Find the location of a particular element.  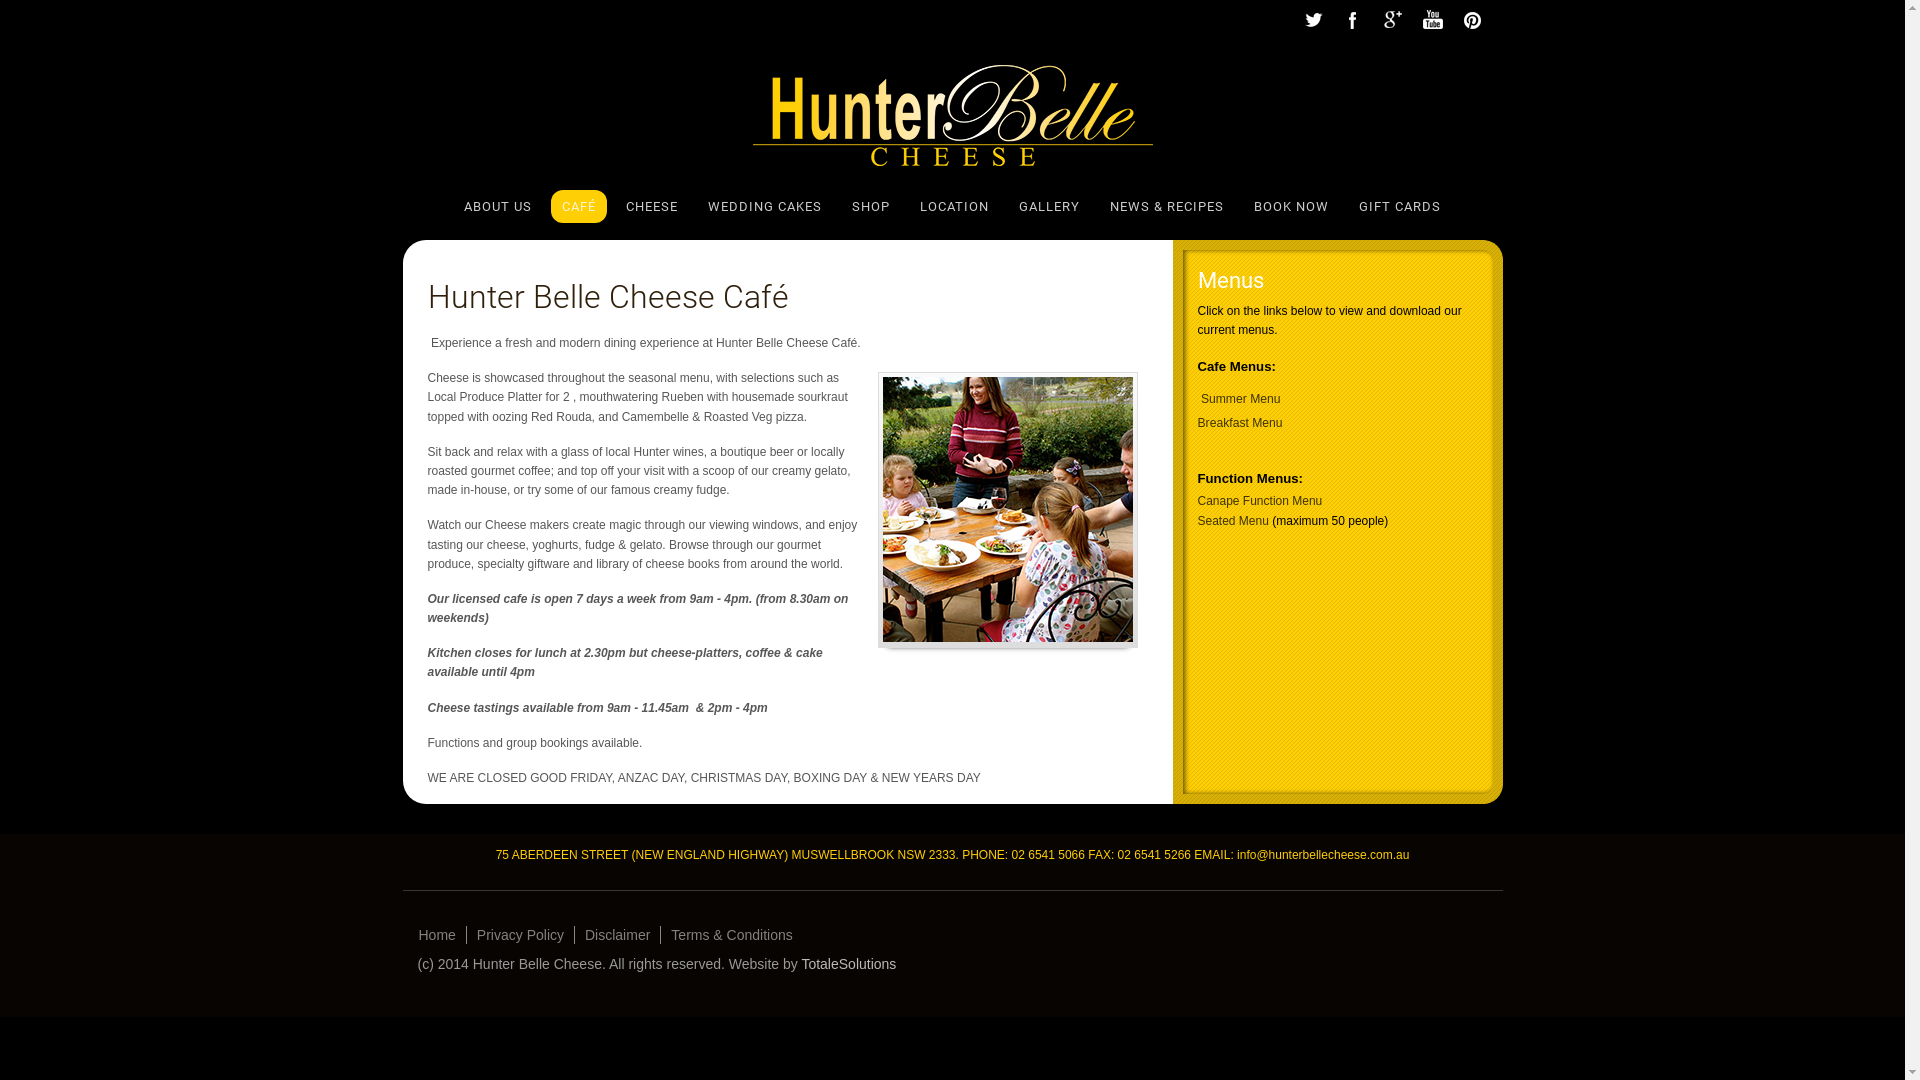

'BOOK NOW' is located at coordinates (1291, 206).